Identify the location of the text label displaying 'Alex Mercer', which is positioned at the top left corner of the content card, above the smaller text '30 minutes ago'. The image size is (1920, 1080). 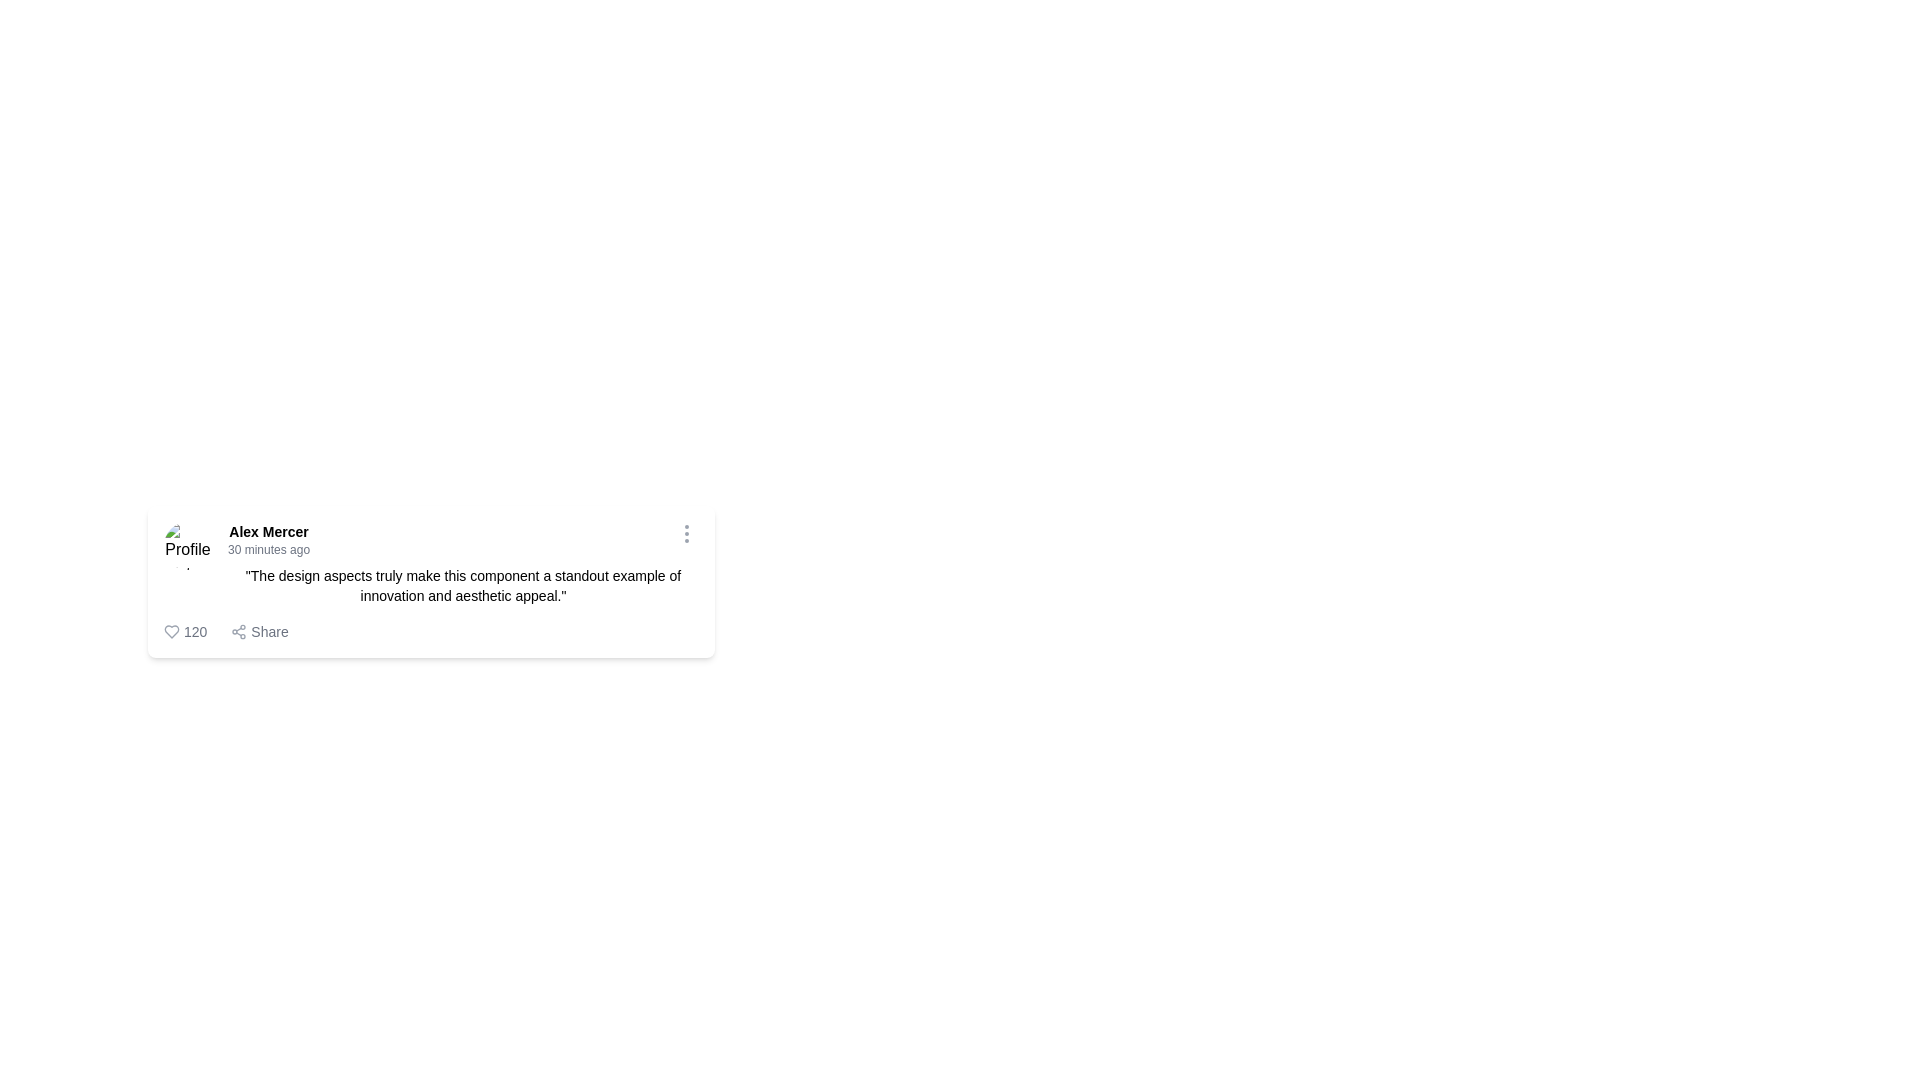
(267, 531).